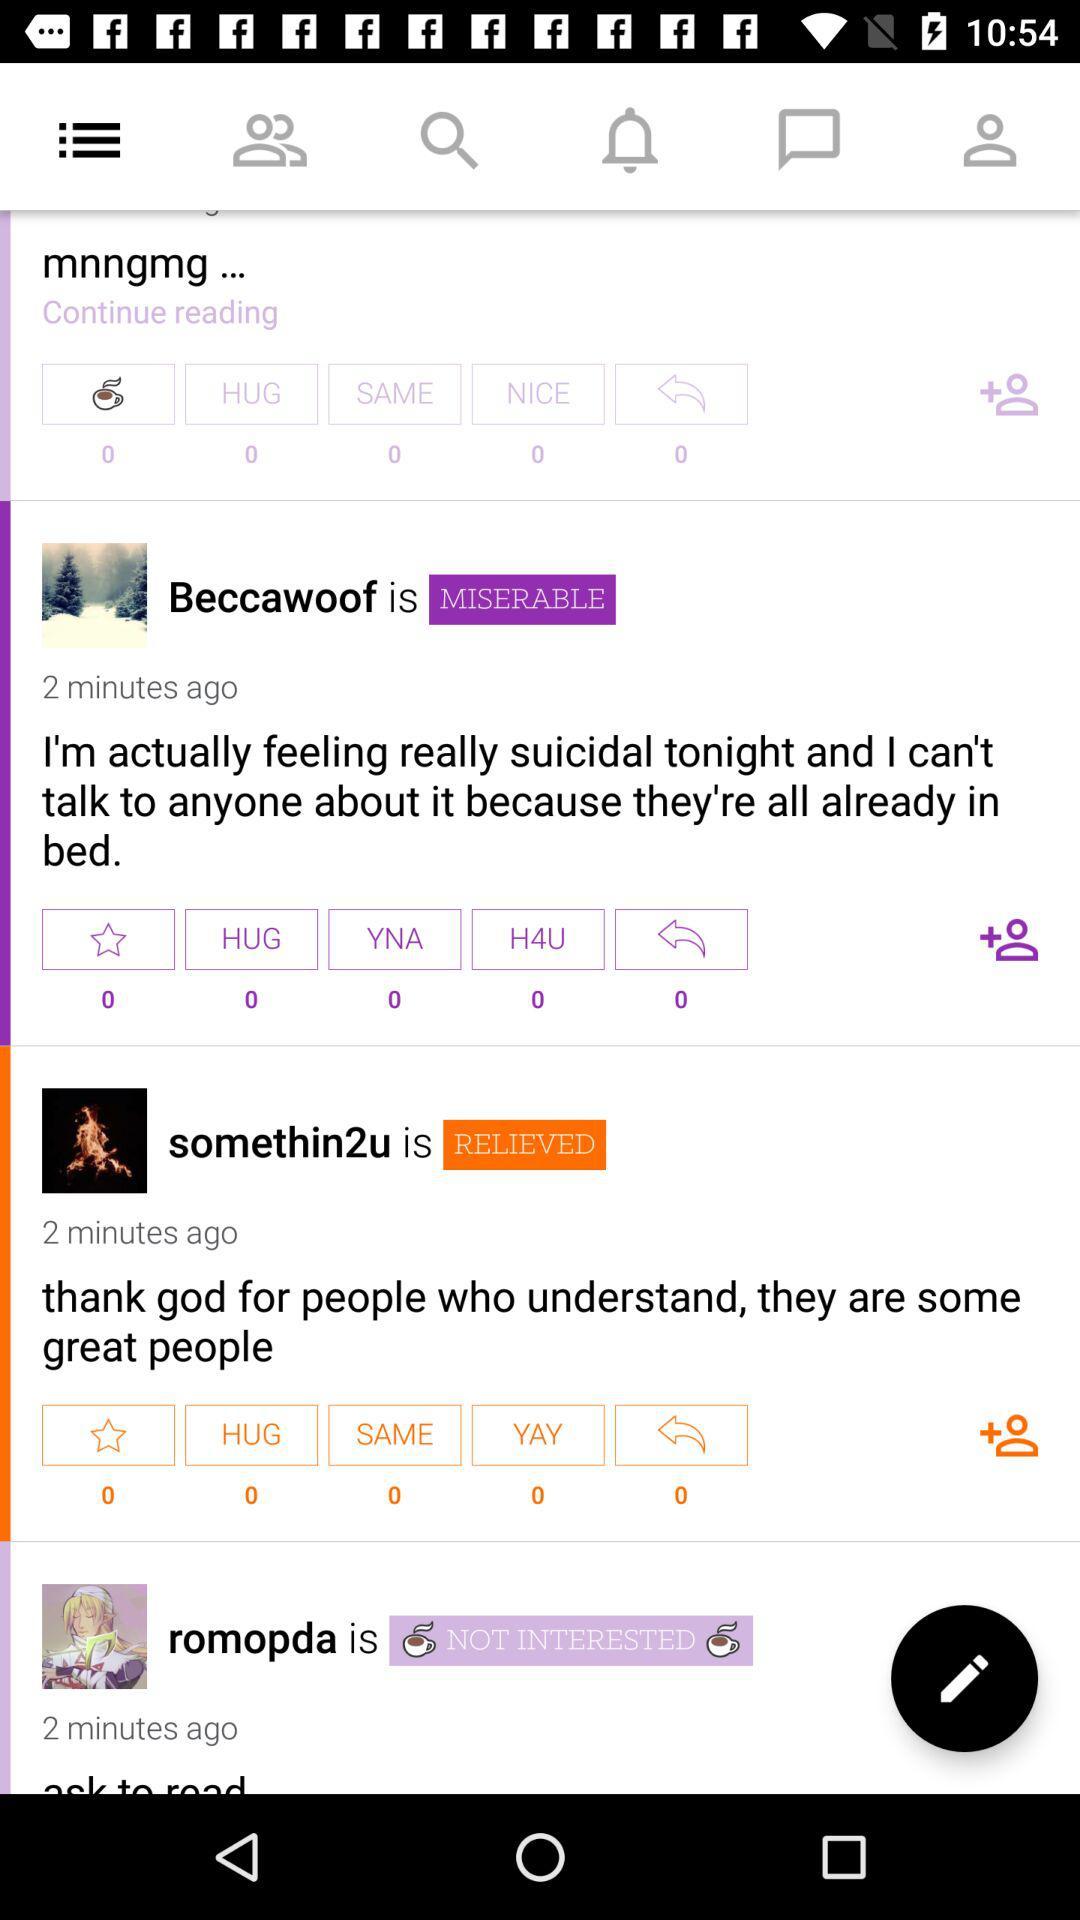 This screenshot has height=1920, width=1080. Describe the element at coordinates (94, 594) in the screenshot. I see `profile avatar` at that location.